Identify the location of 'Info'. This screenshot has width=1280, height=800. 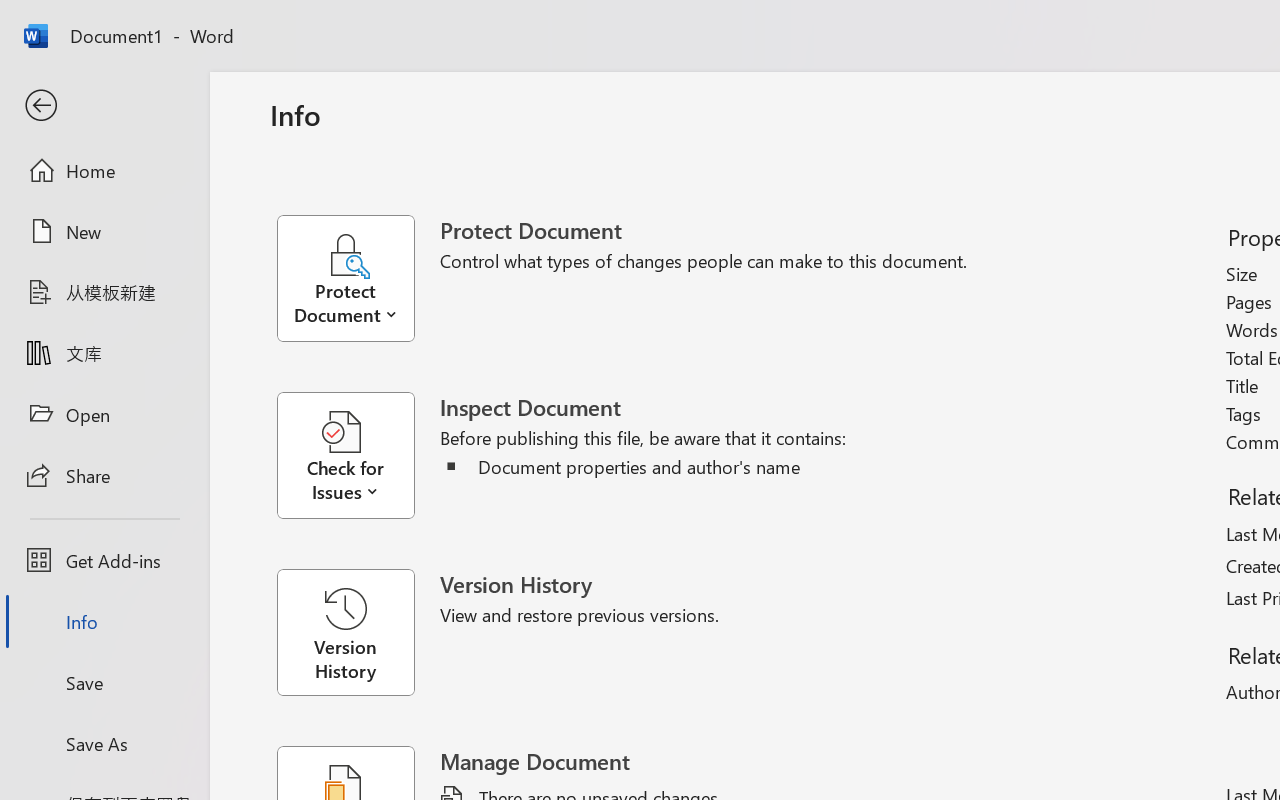
(103, 621).